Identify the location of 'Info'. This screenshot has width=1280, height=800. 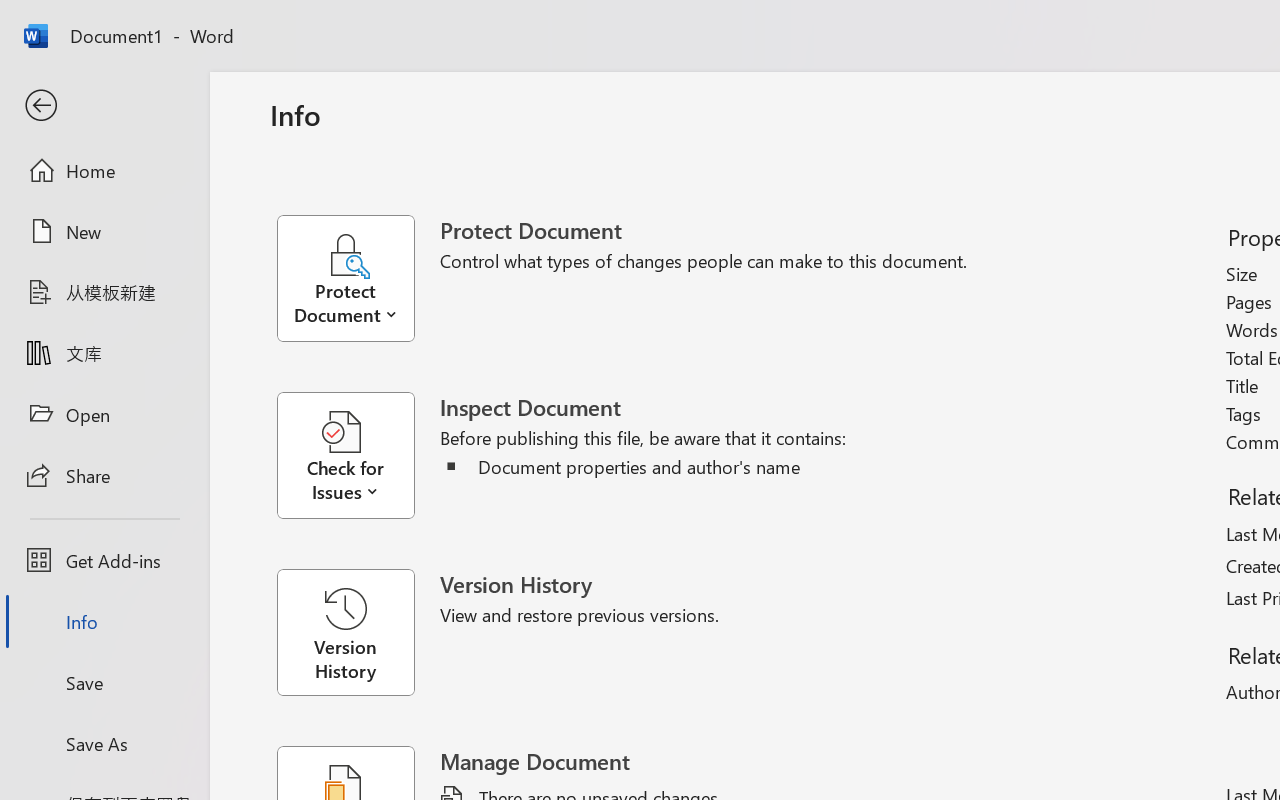
(103, 621).